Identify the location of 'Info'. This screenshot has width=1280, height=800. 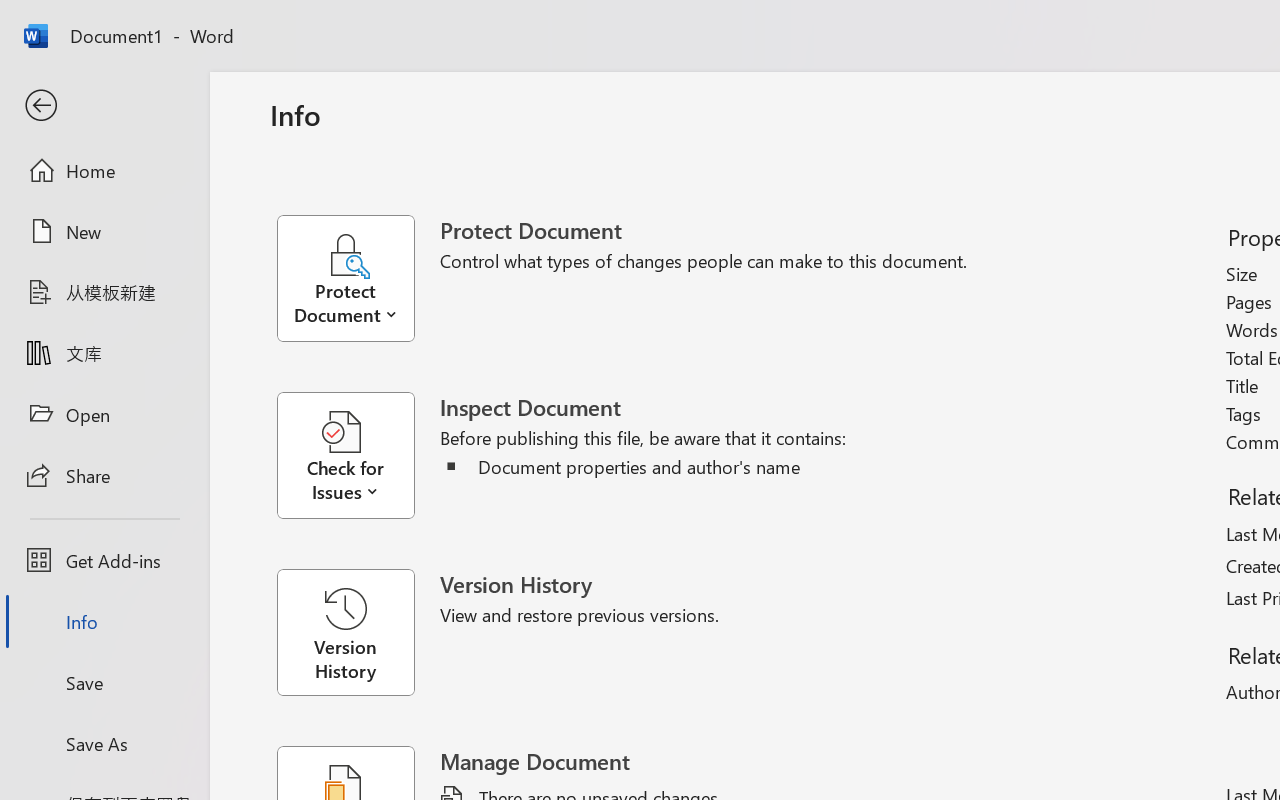
(103, 621).